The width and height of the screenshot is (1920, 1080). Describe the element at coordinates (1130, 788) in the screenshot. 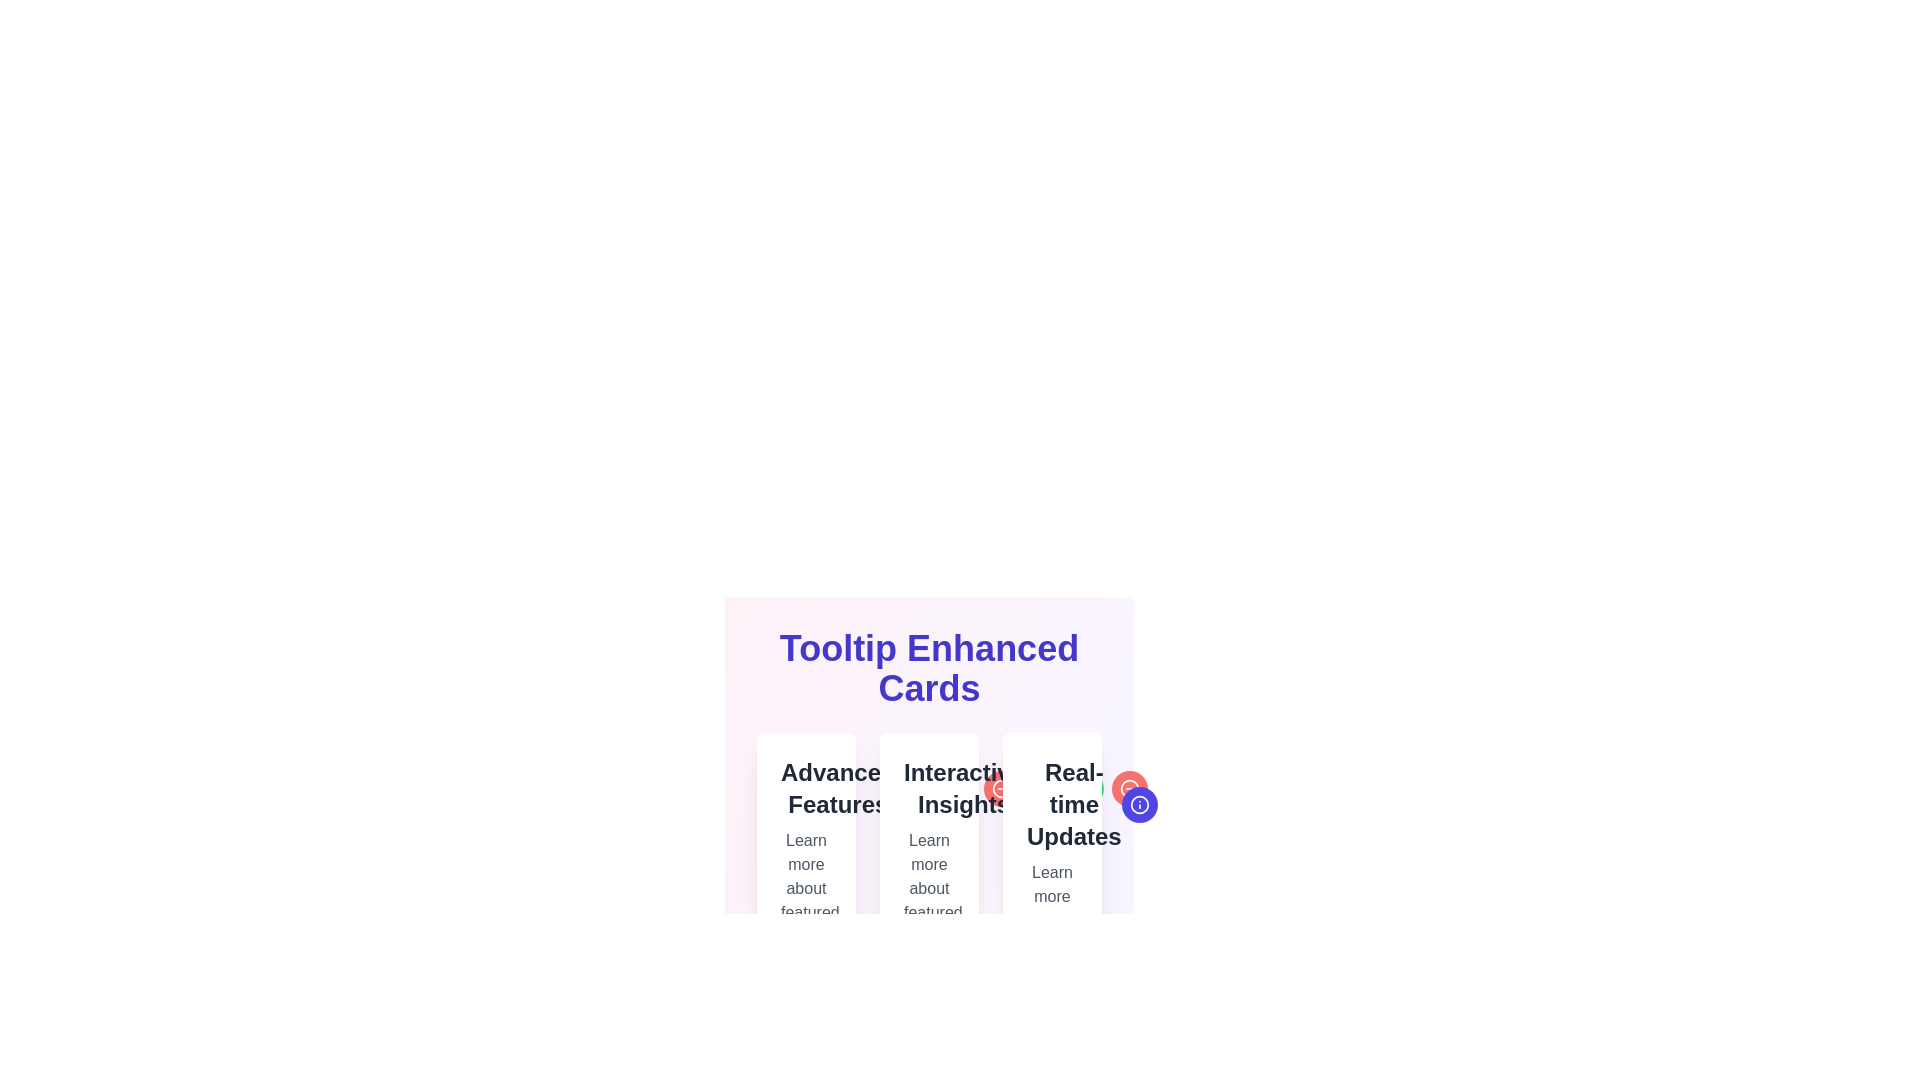

I see `the circular icon button with a red background and a white minus sign located in the bottom-right corner of the 'Real-time Updates' card` at that location.